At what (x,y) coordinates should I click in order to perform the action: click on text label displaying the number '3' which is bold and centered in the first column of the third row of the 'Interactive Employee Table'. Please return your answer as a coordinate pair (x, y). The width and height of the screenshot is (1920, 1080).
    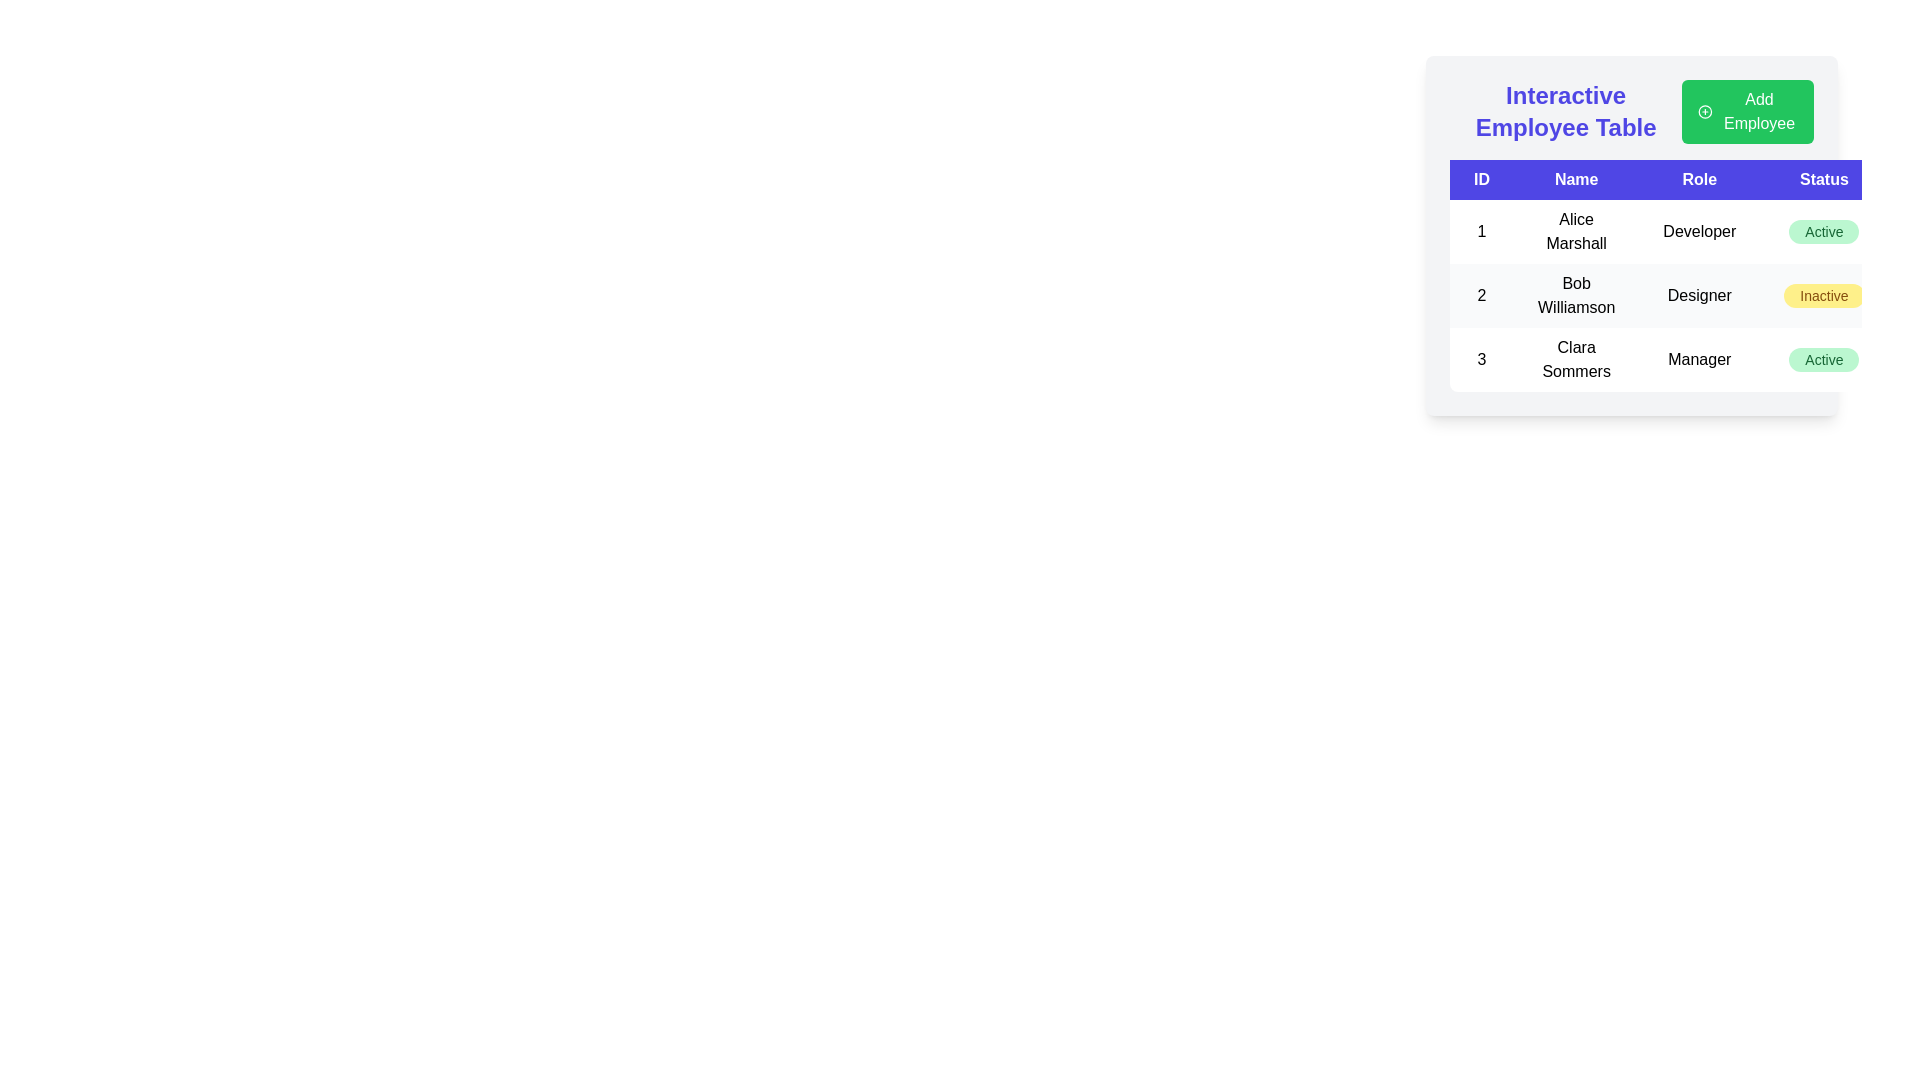
    Looking at the image, I should click on (1482, 358).